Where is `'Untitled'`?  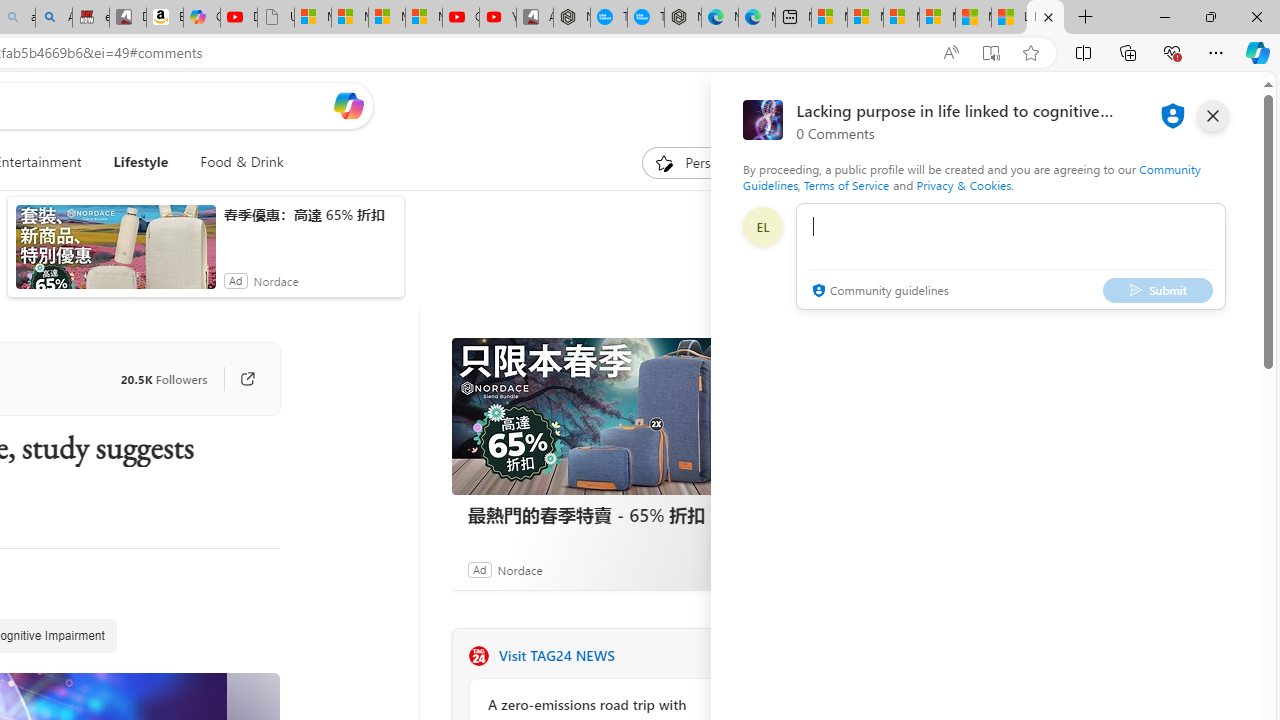 'Untitled' is located at coordinates (275, 17).